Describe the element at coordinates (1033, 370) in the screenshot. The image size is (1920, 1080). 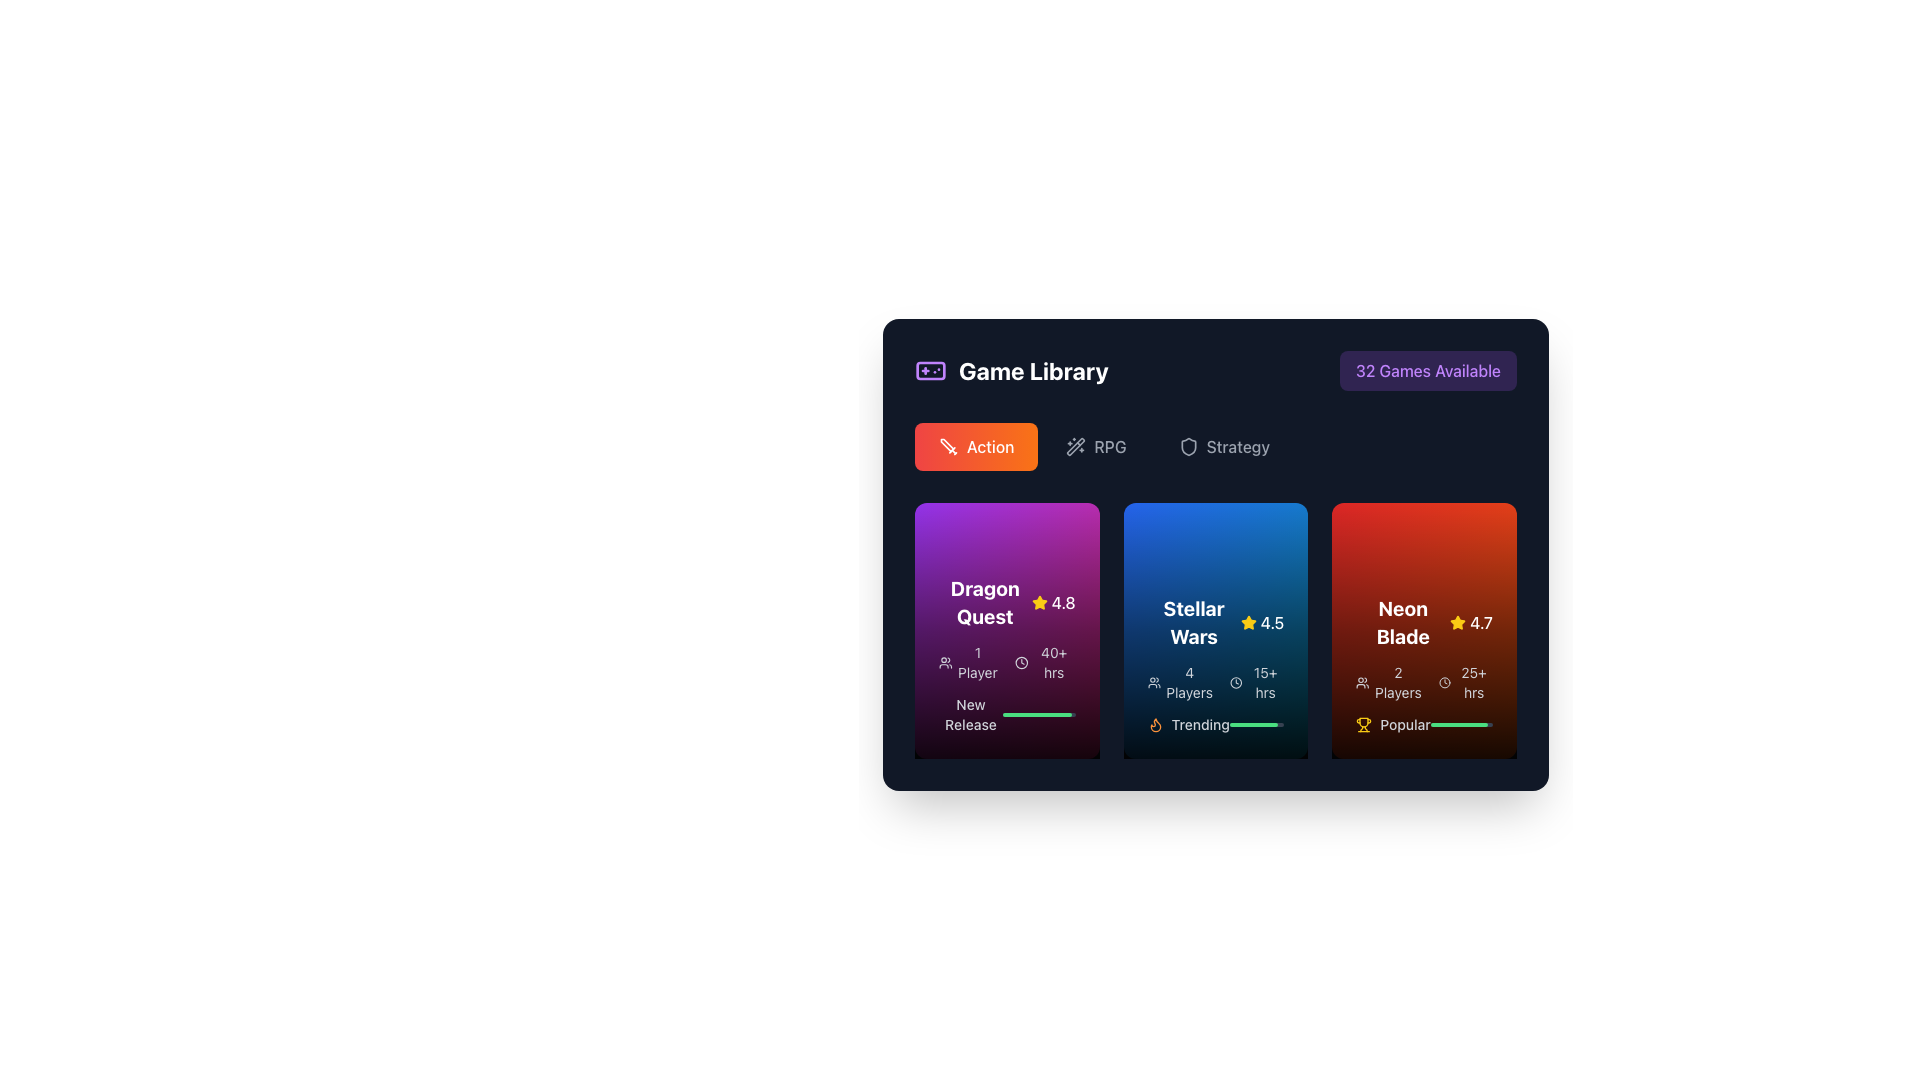
I see `the header text label located to the right of the purple game controller icon and left of the '32 Games Available' badge in the game options section of the interface` at that location.